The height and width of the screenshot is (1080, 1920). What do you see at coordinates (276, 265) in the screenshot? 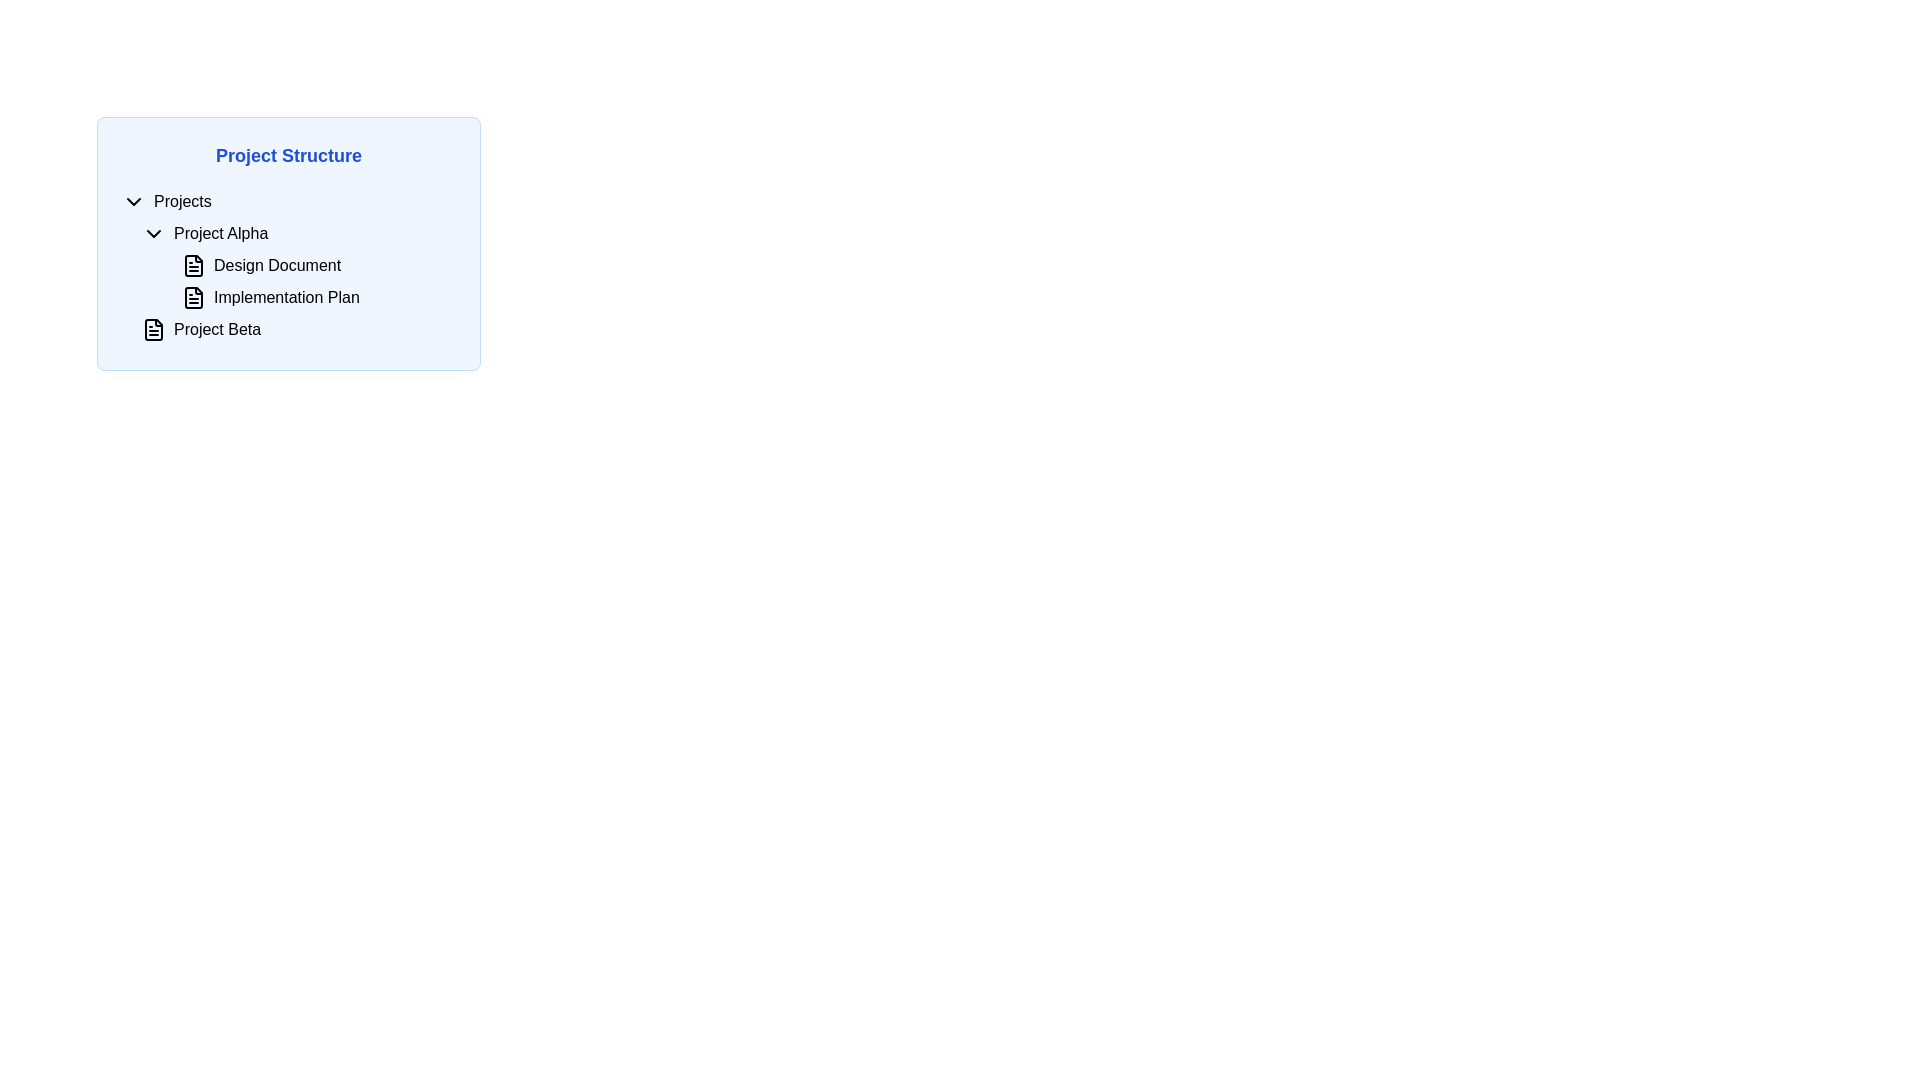
I see `the first text label under 'Project Alpha' in the 'Projects' hierarchy` at bounding box center [276, 265].